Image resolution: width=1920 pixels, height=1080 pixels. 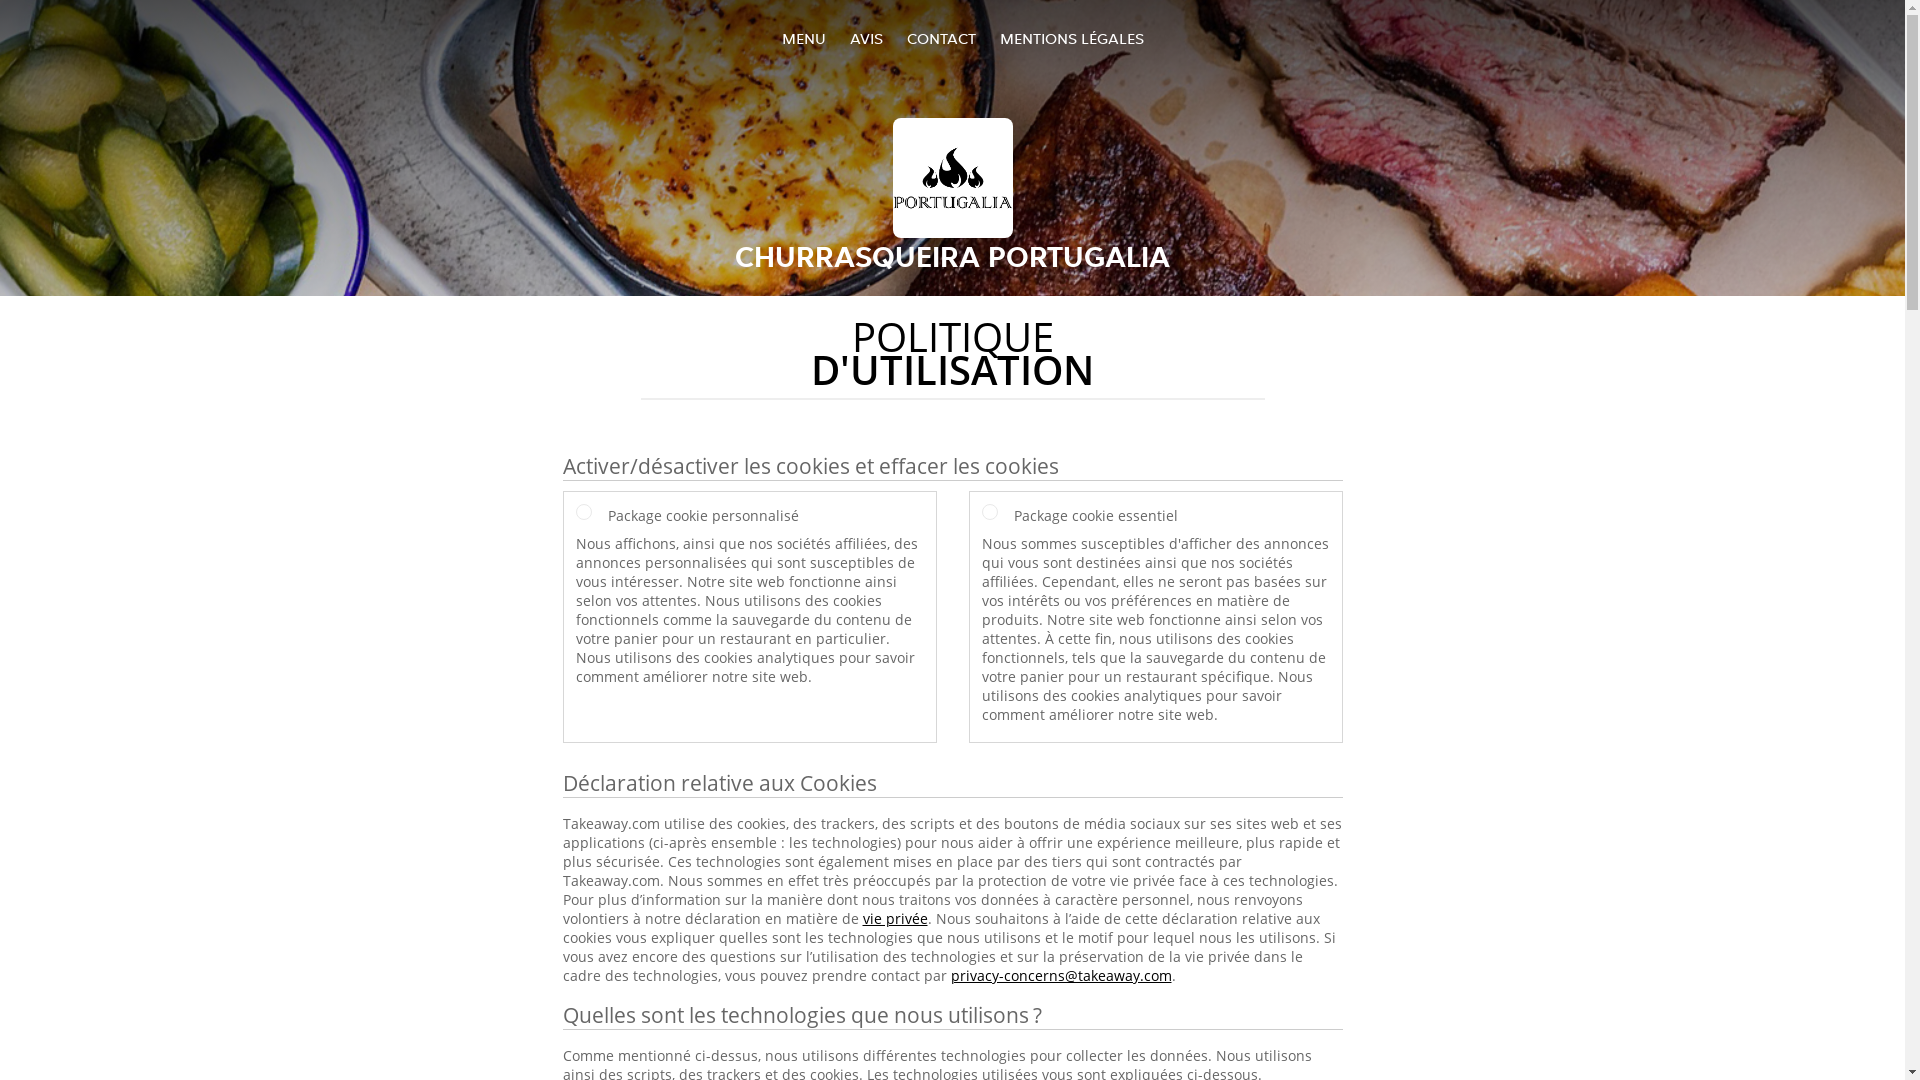 I want to click on 'AVIS', so click(x=866, y=38).